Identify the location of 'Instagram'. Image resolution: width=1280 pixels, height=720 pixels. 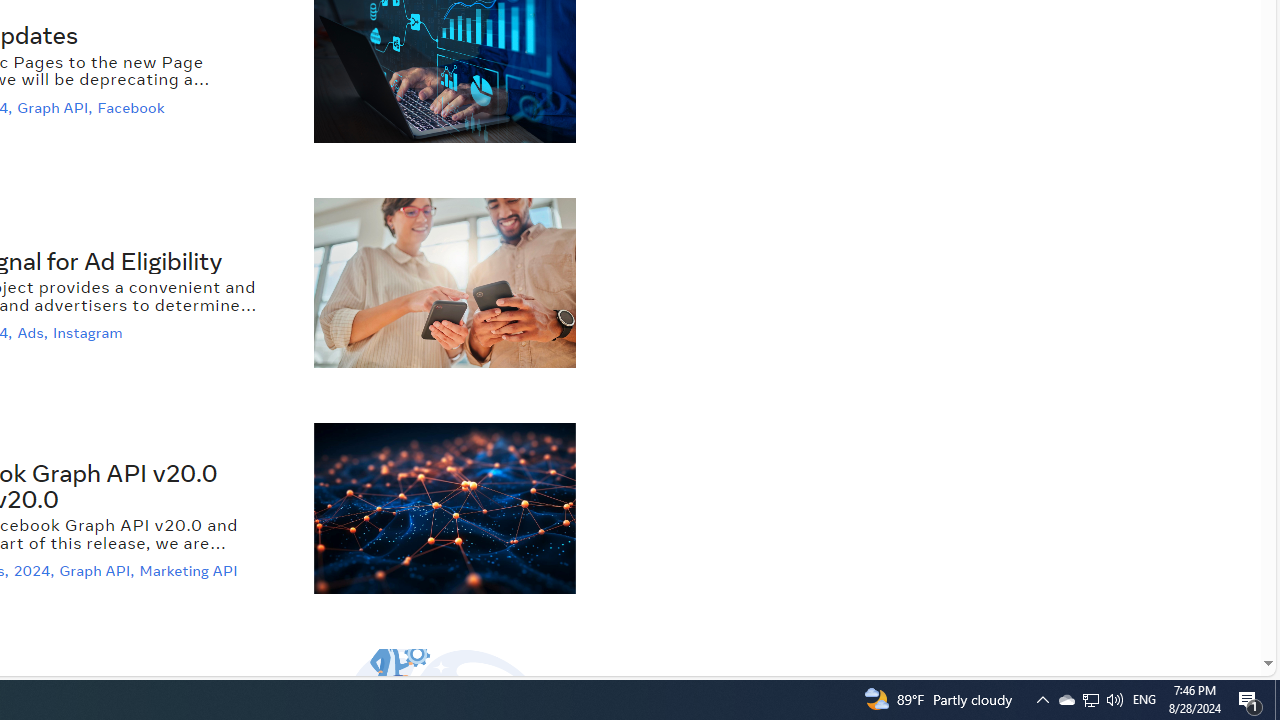
(89, 332).